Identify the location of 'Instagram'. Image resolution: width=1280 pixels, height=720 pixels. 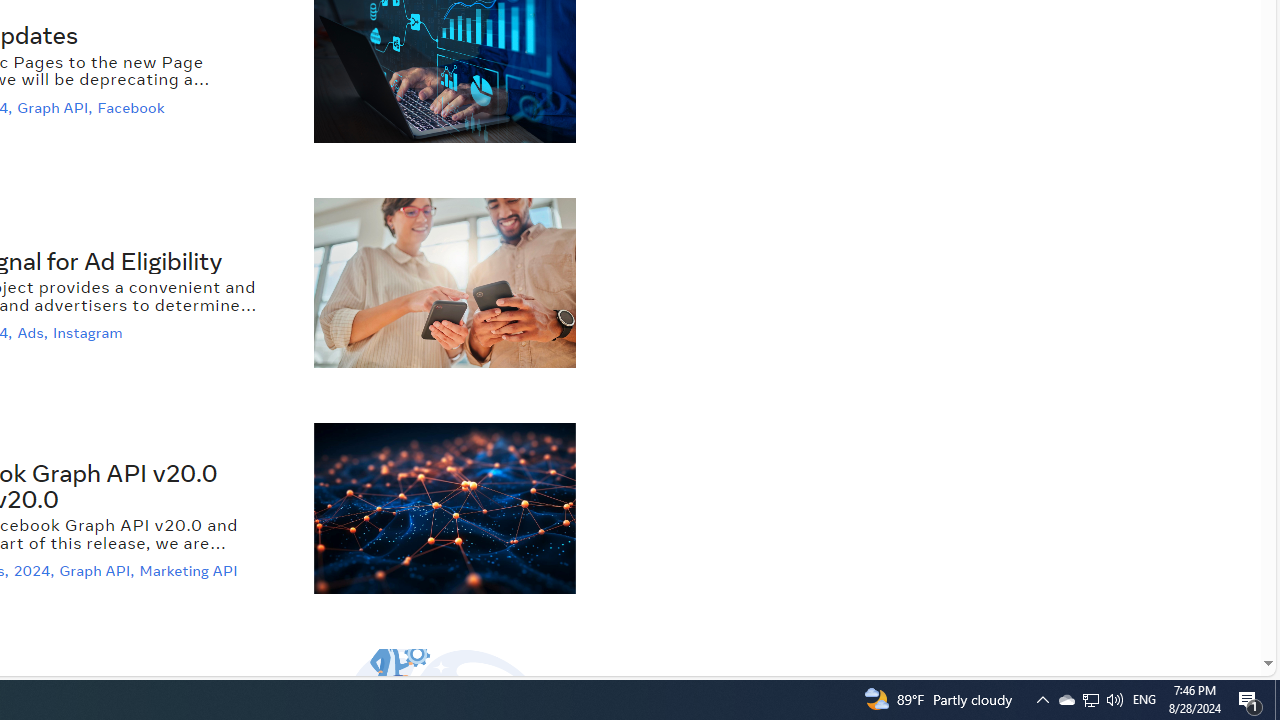
(89, 332).